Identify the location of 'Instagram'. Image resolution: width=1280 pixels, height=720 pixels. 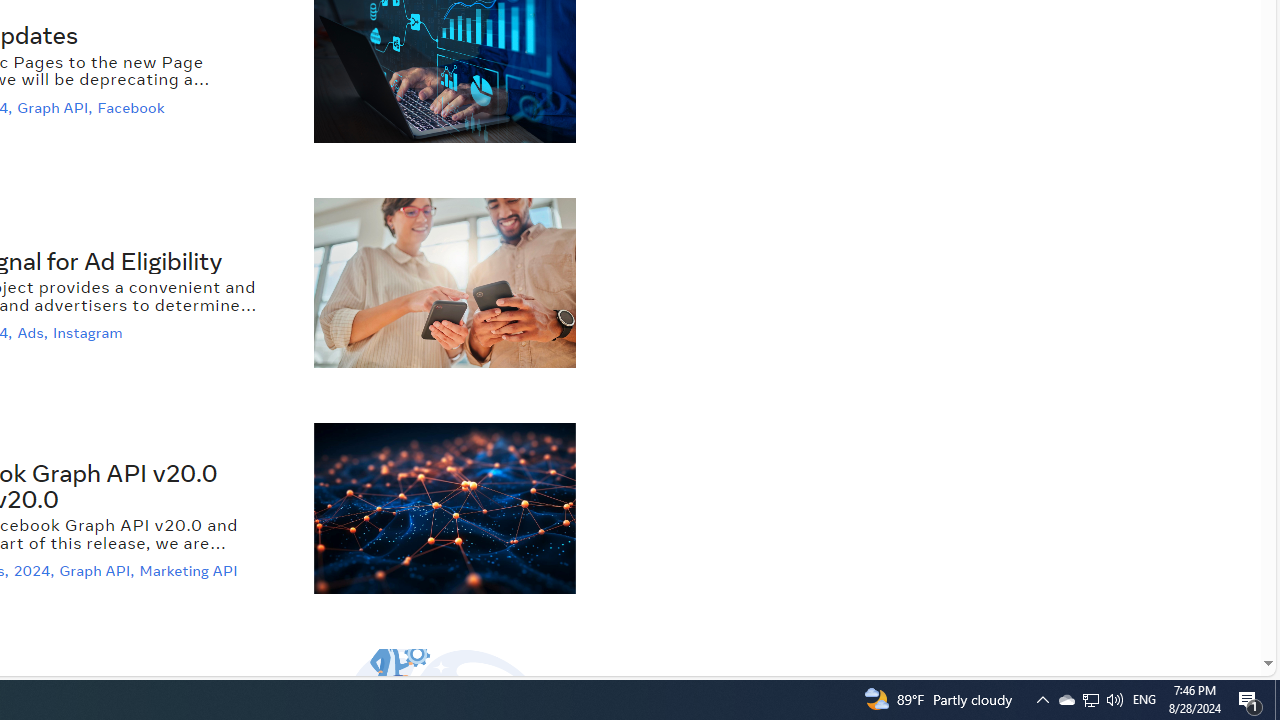
(89, 332).